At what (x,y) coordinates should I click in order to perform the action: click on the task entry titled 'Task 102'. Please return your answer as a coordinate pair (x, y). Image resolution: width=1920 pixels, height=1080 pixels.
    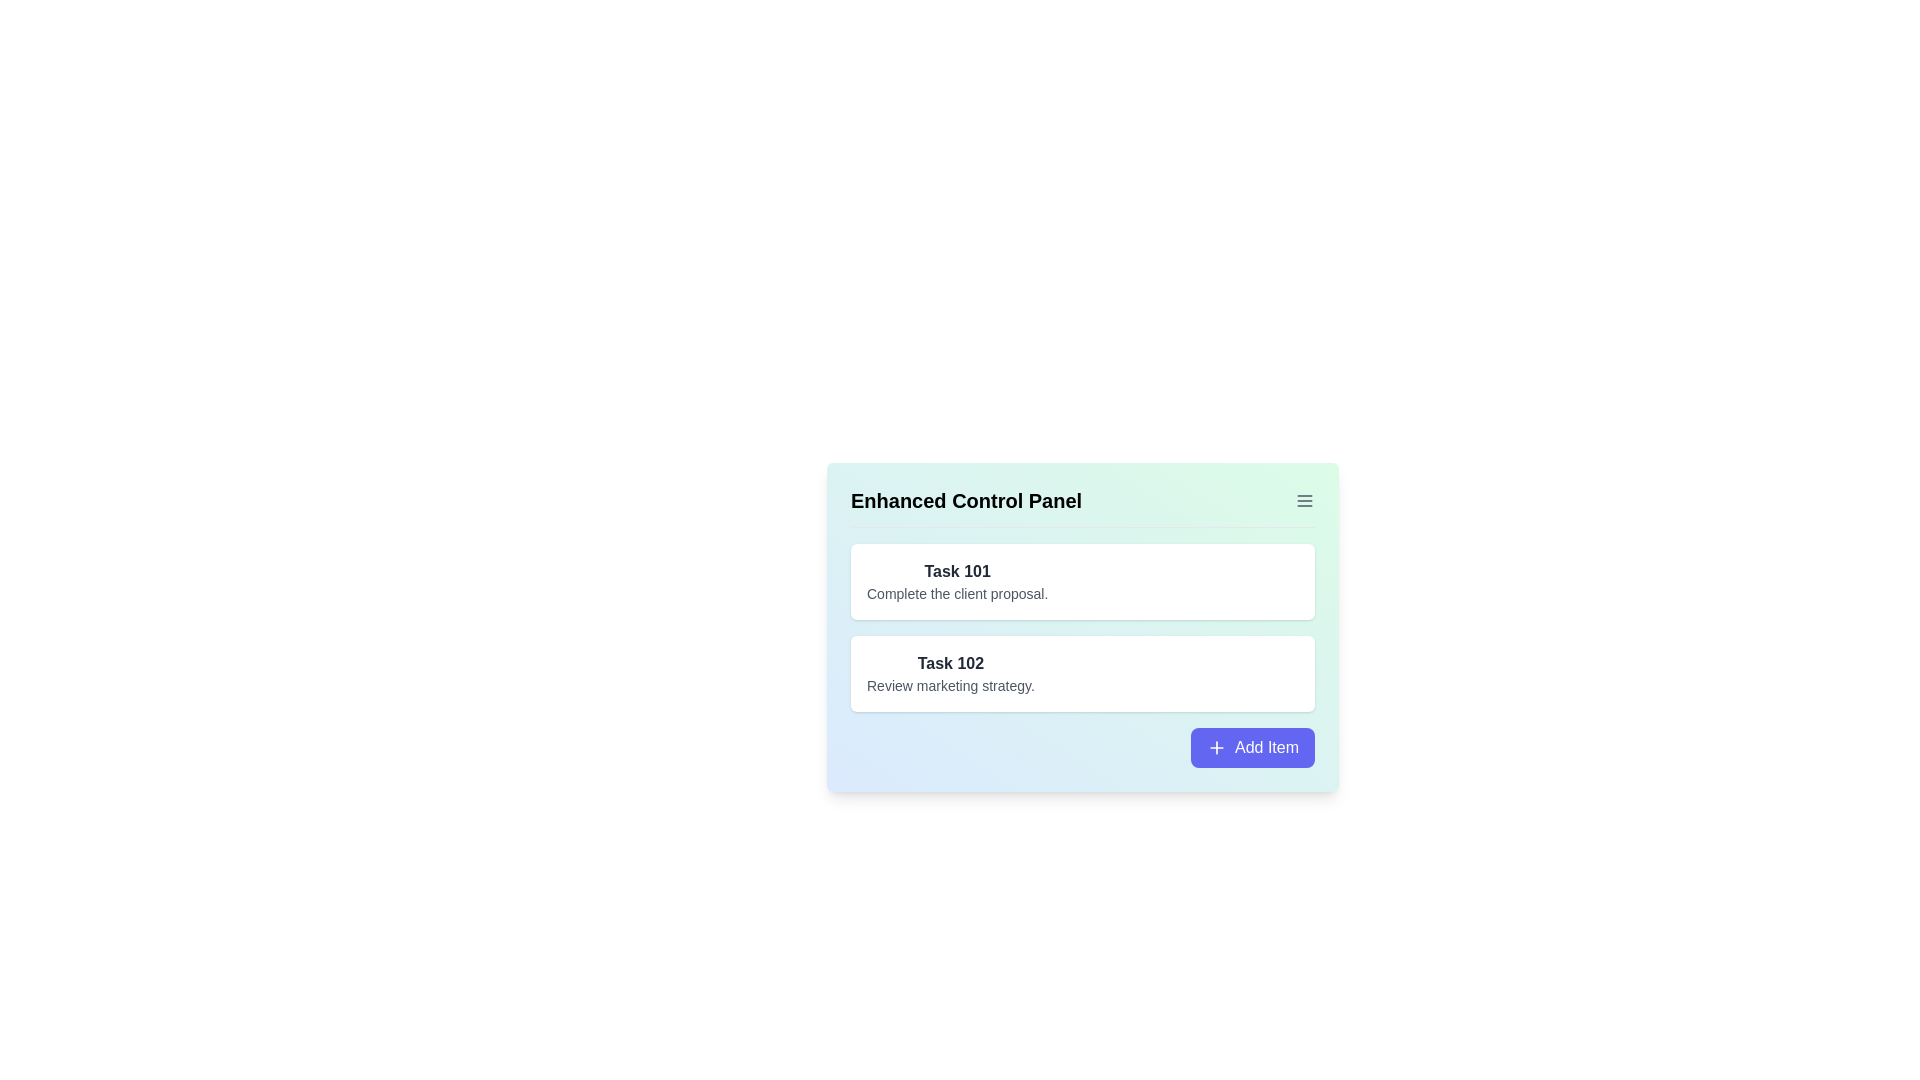
    Looking at the image, I should click on (949, 674).